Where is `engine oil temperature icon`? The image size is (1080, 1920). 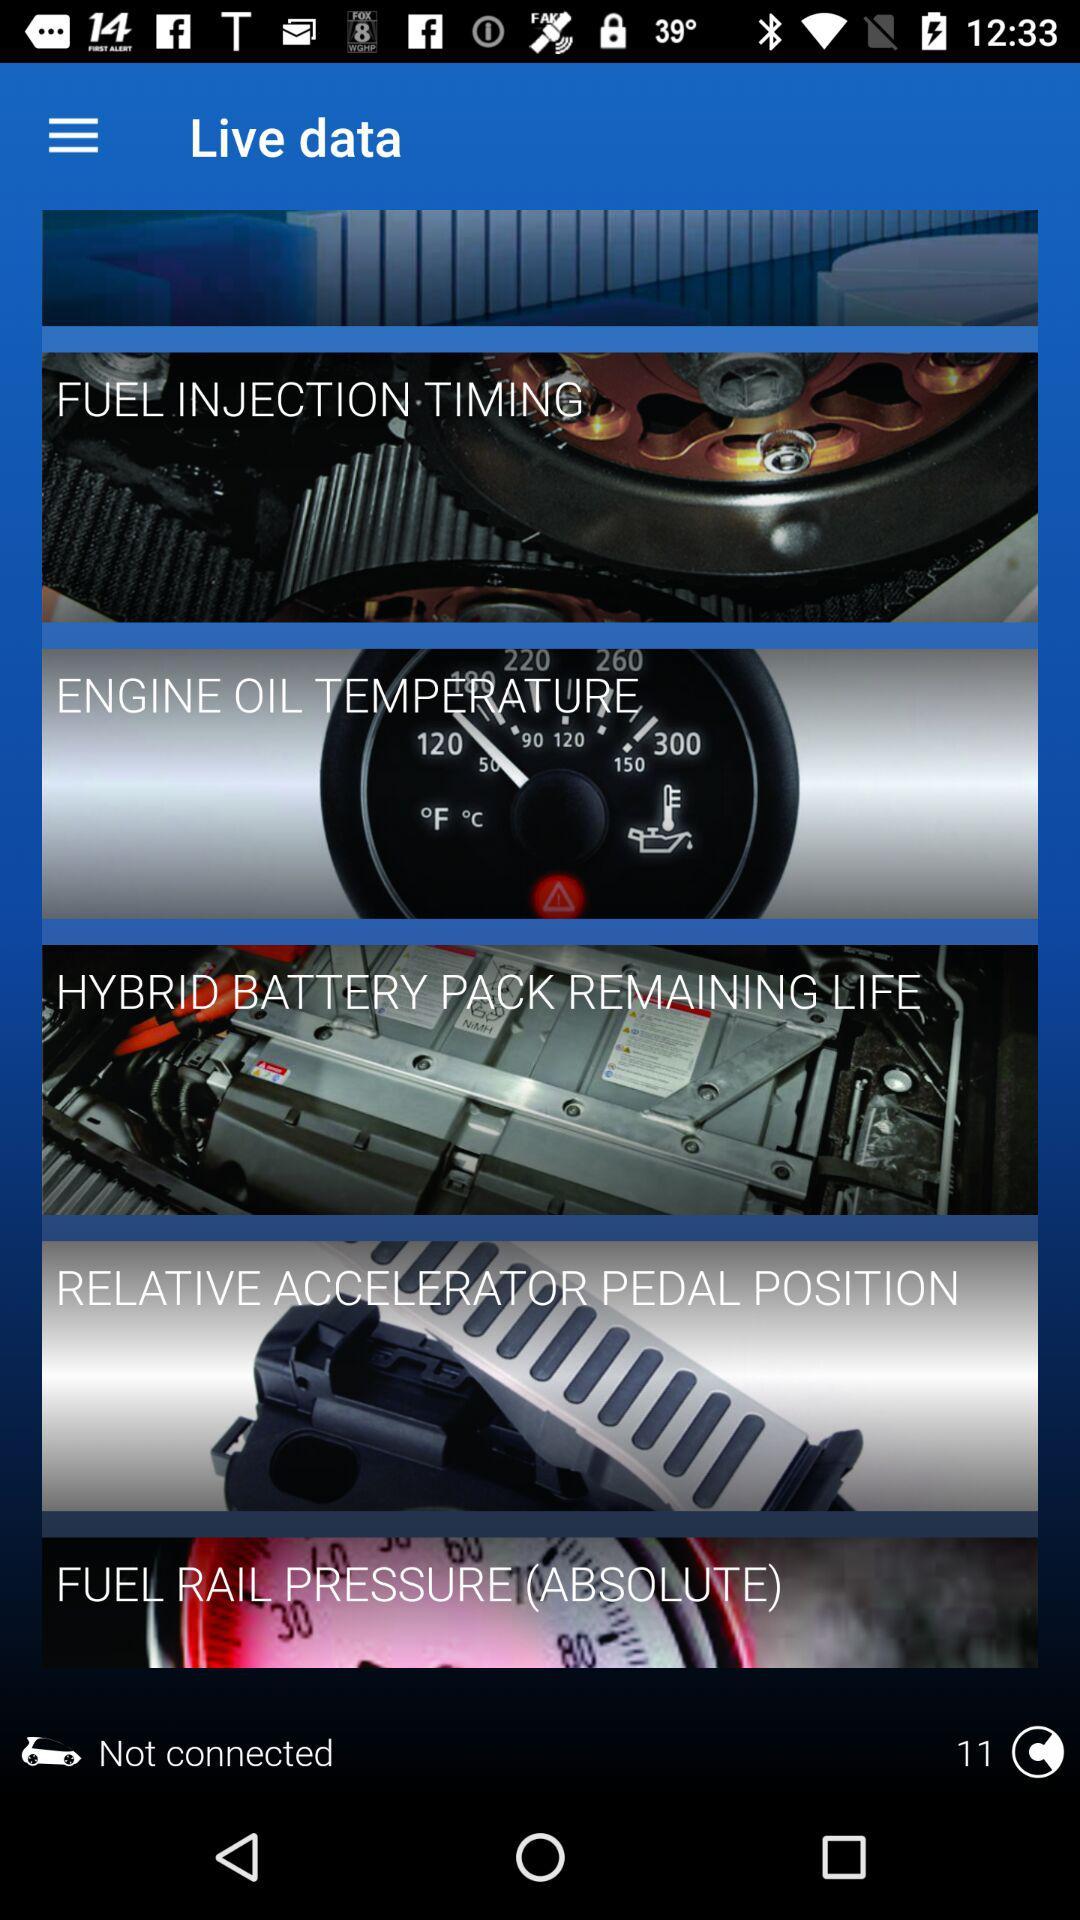
engine oil temperature icon is located at coordinates (525, 694).